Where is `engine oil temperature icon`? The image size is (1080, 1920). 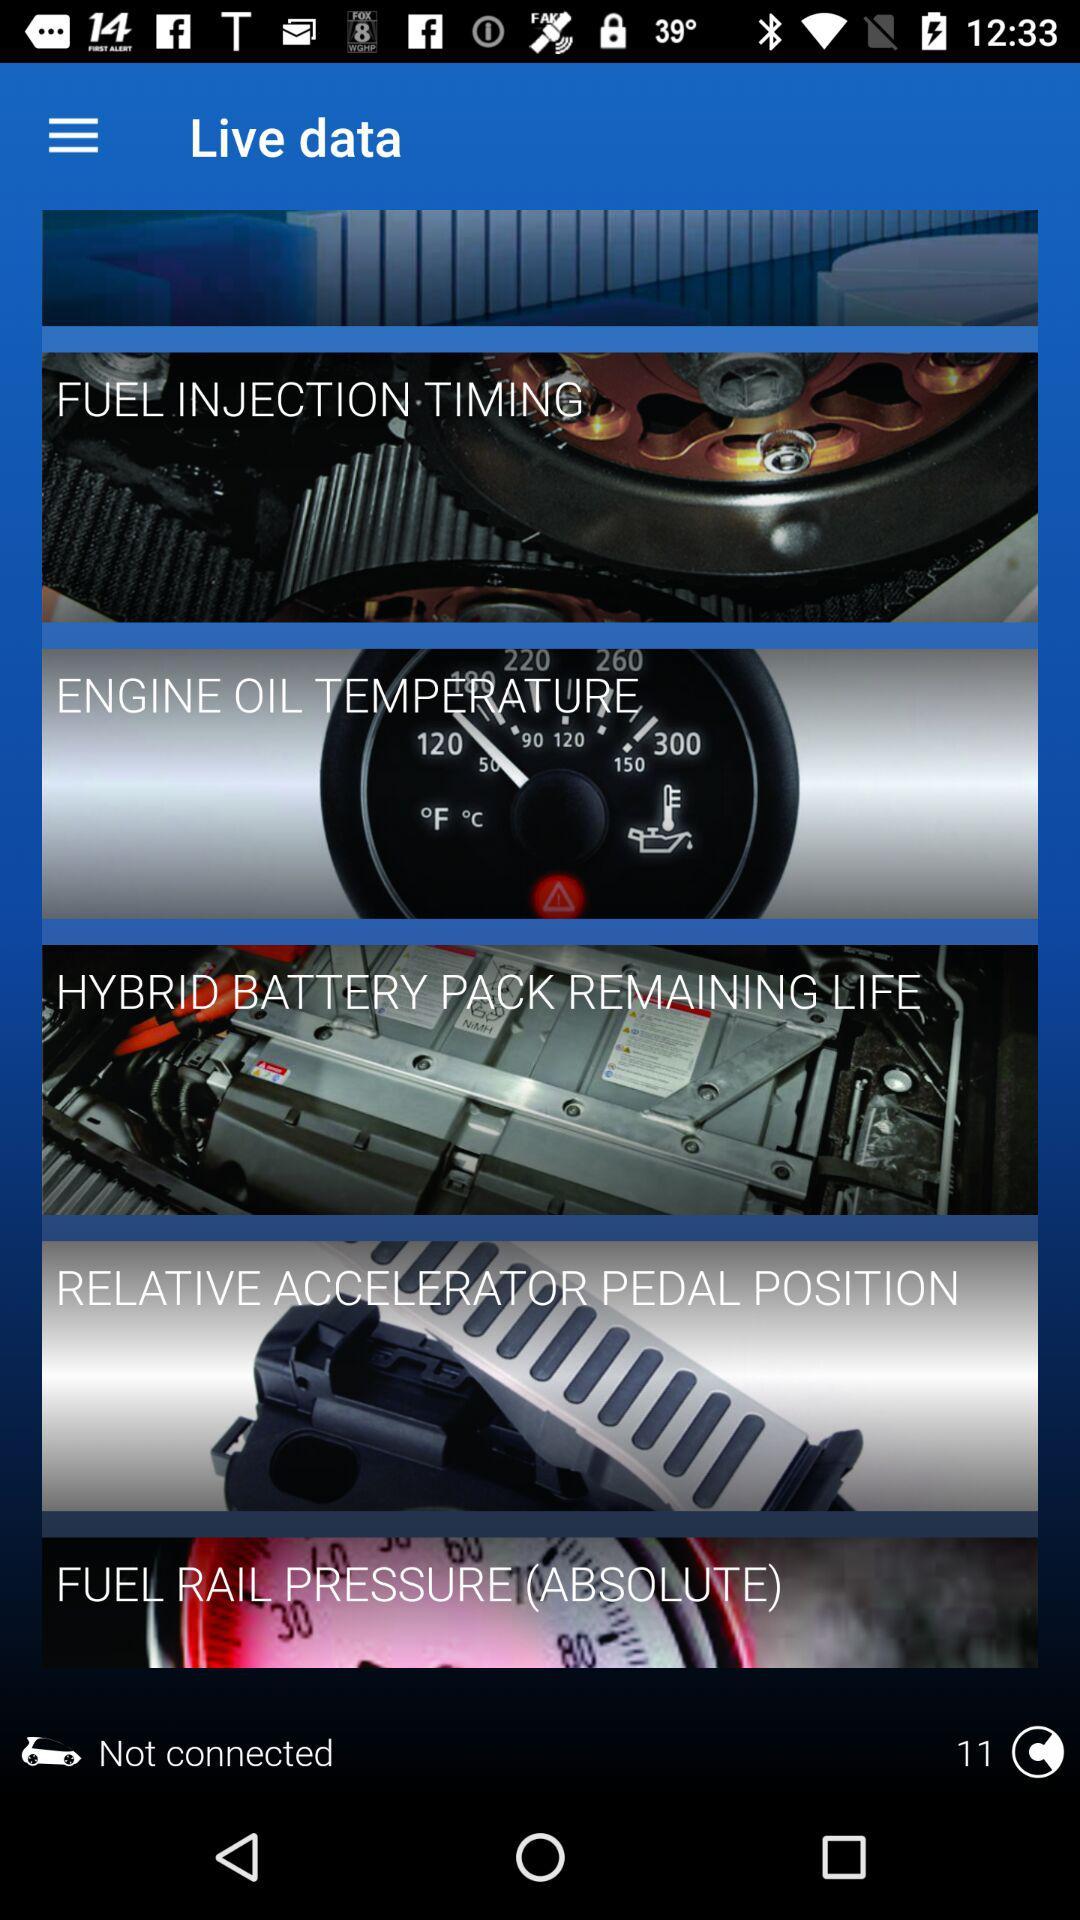
engine oil temperature icon is located at coordinates (525, 694).